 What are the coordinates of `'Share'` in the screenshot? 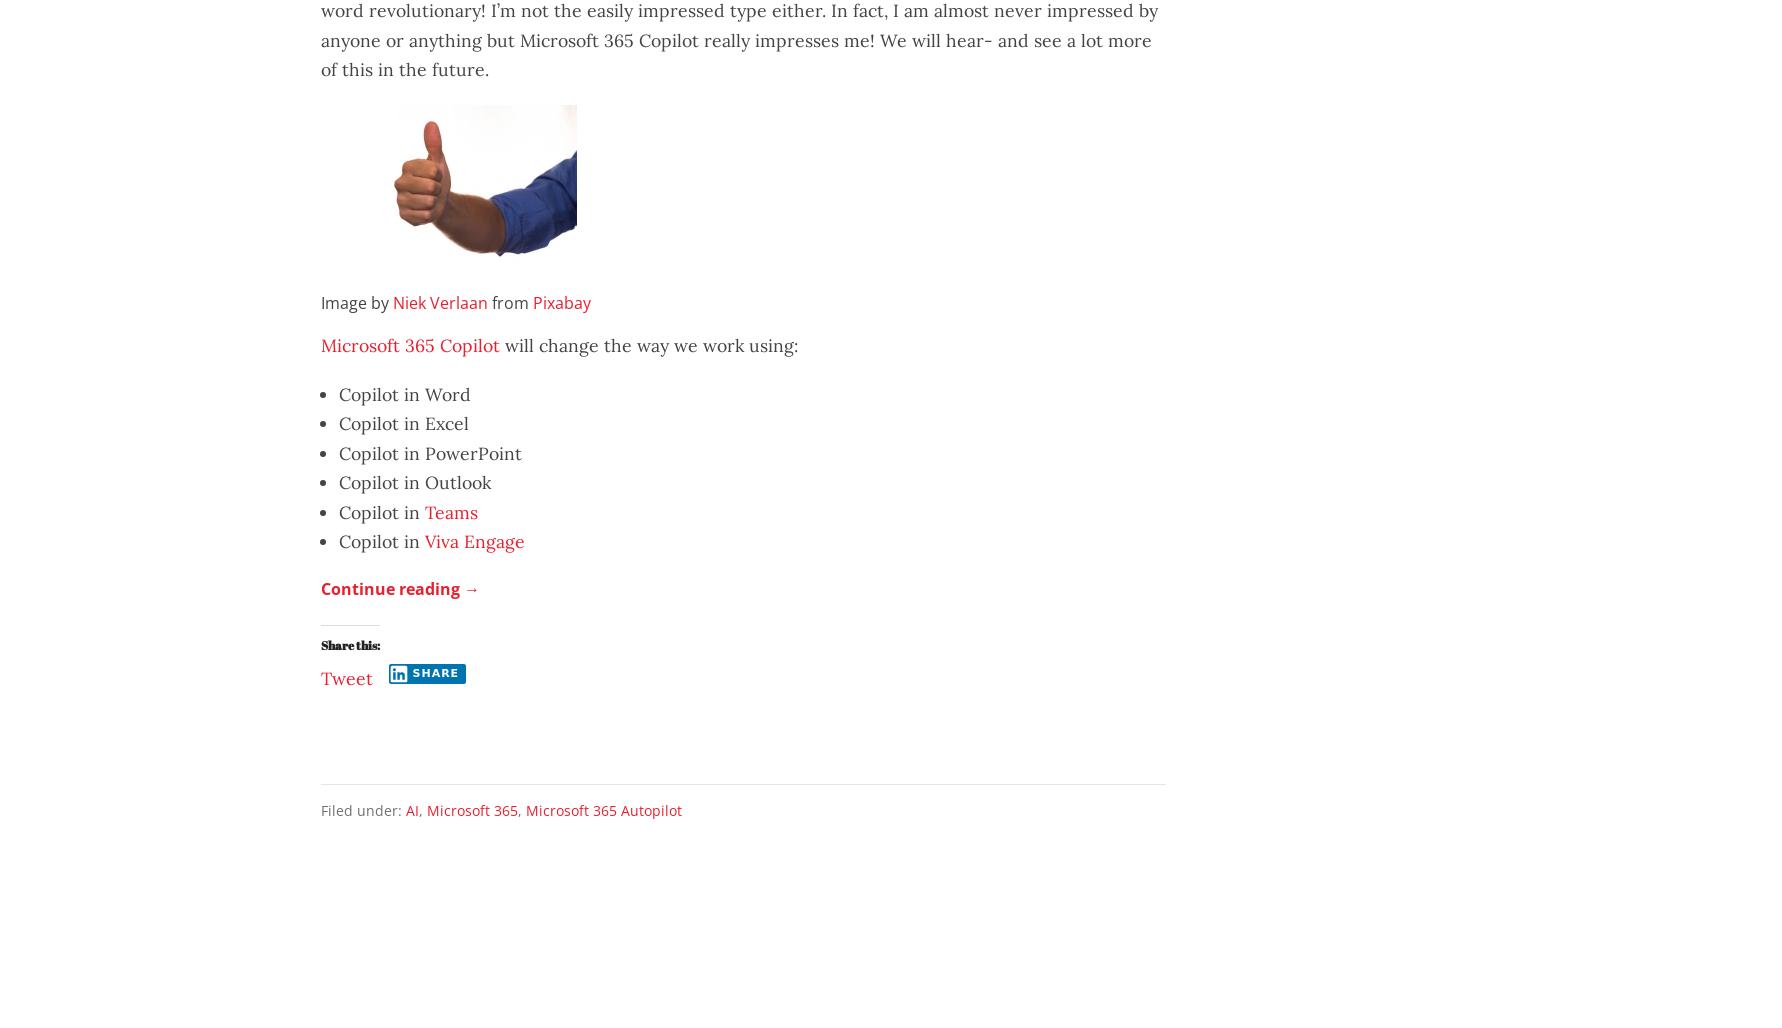 It's located at (435, 673).